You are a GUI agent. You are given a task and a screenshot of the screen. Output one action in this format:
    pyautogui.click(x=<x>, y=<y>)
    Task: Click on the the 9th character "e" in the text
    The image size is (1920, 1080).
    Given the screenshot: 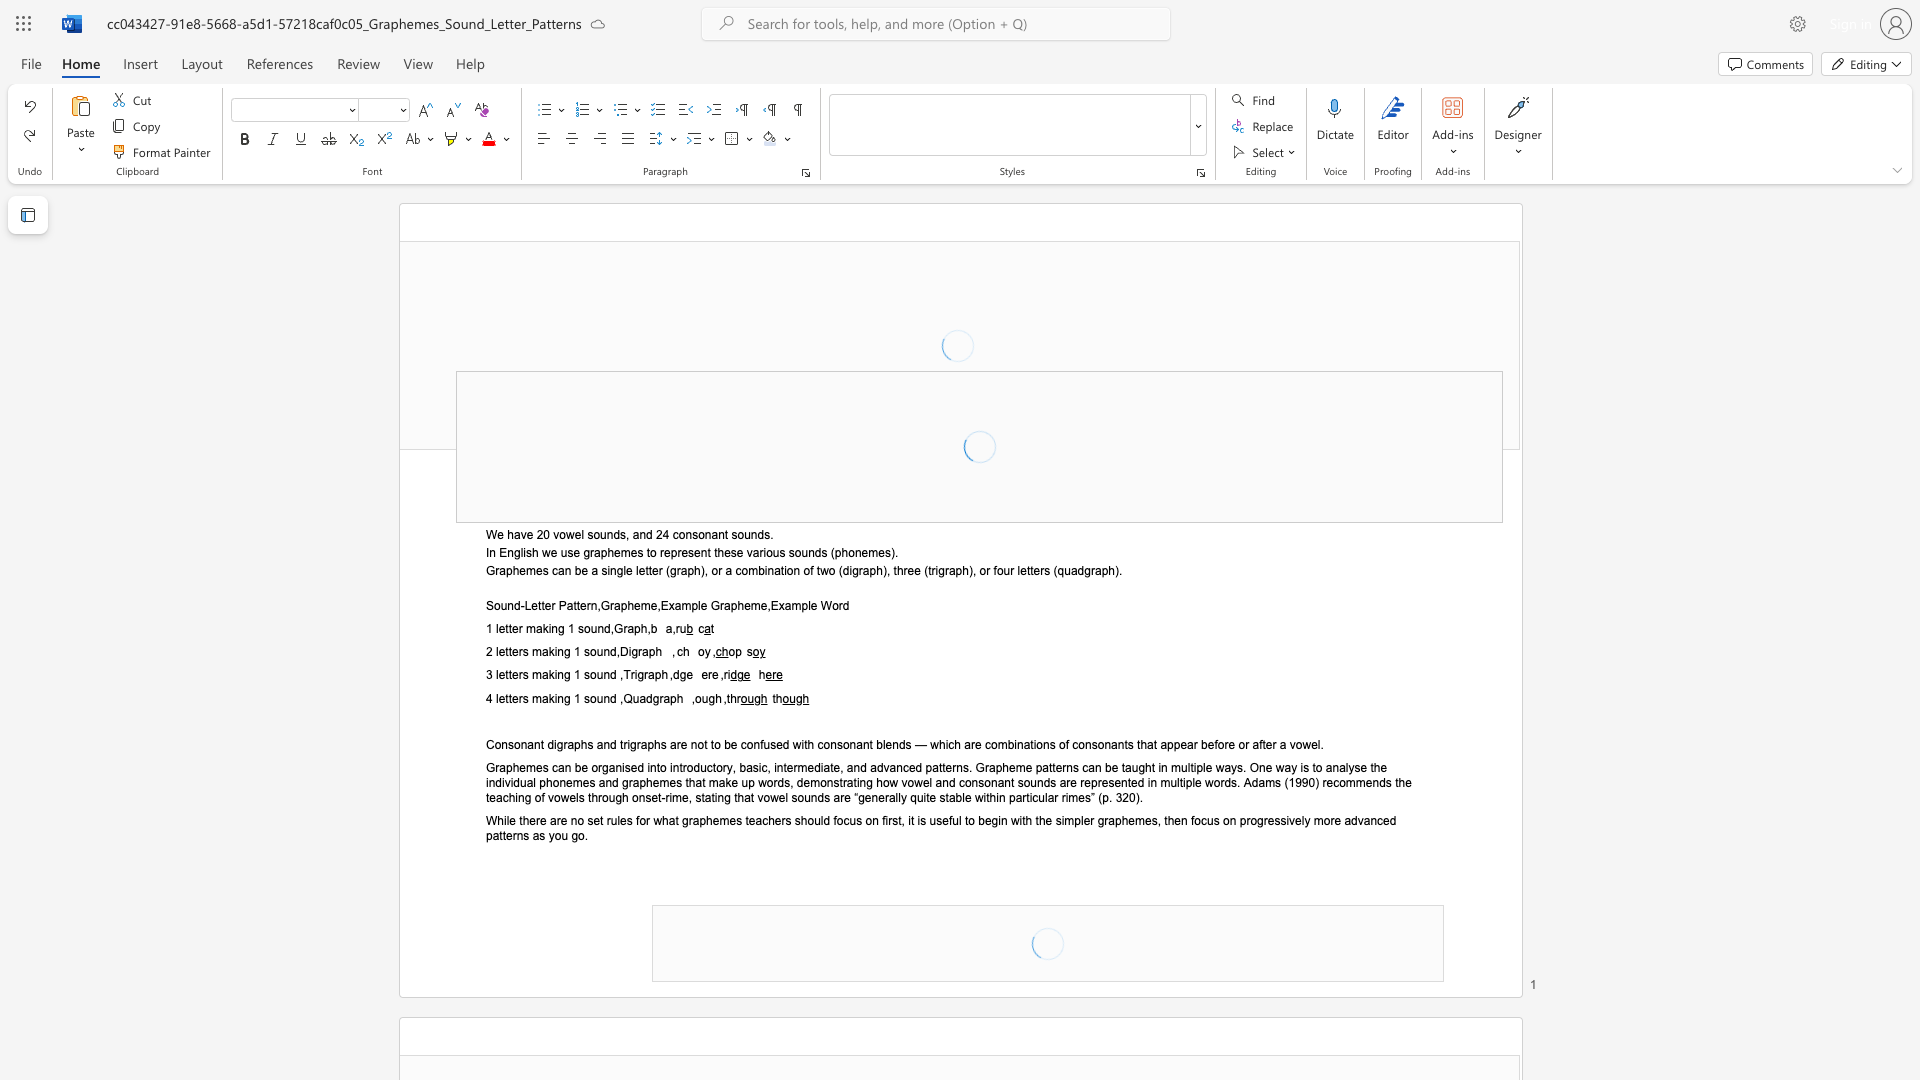 What is the action you would take?
    pyautogui.click(x=739, y=552)
    